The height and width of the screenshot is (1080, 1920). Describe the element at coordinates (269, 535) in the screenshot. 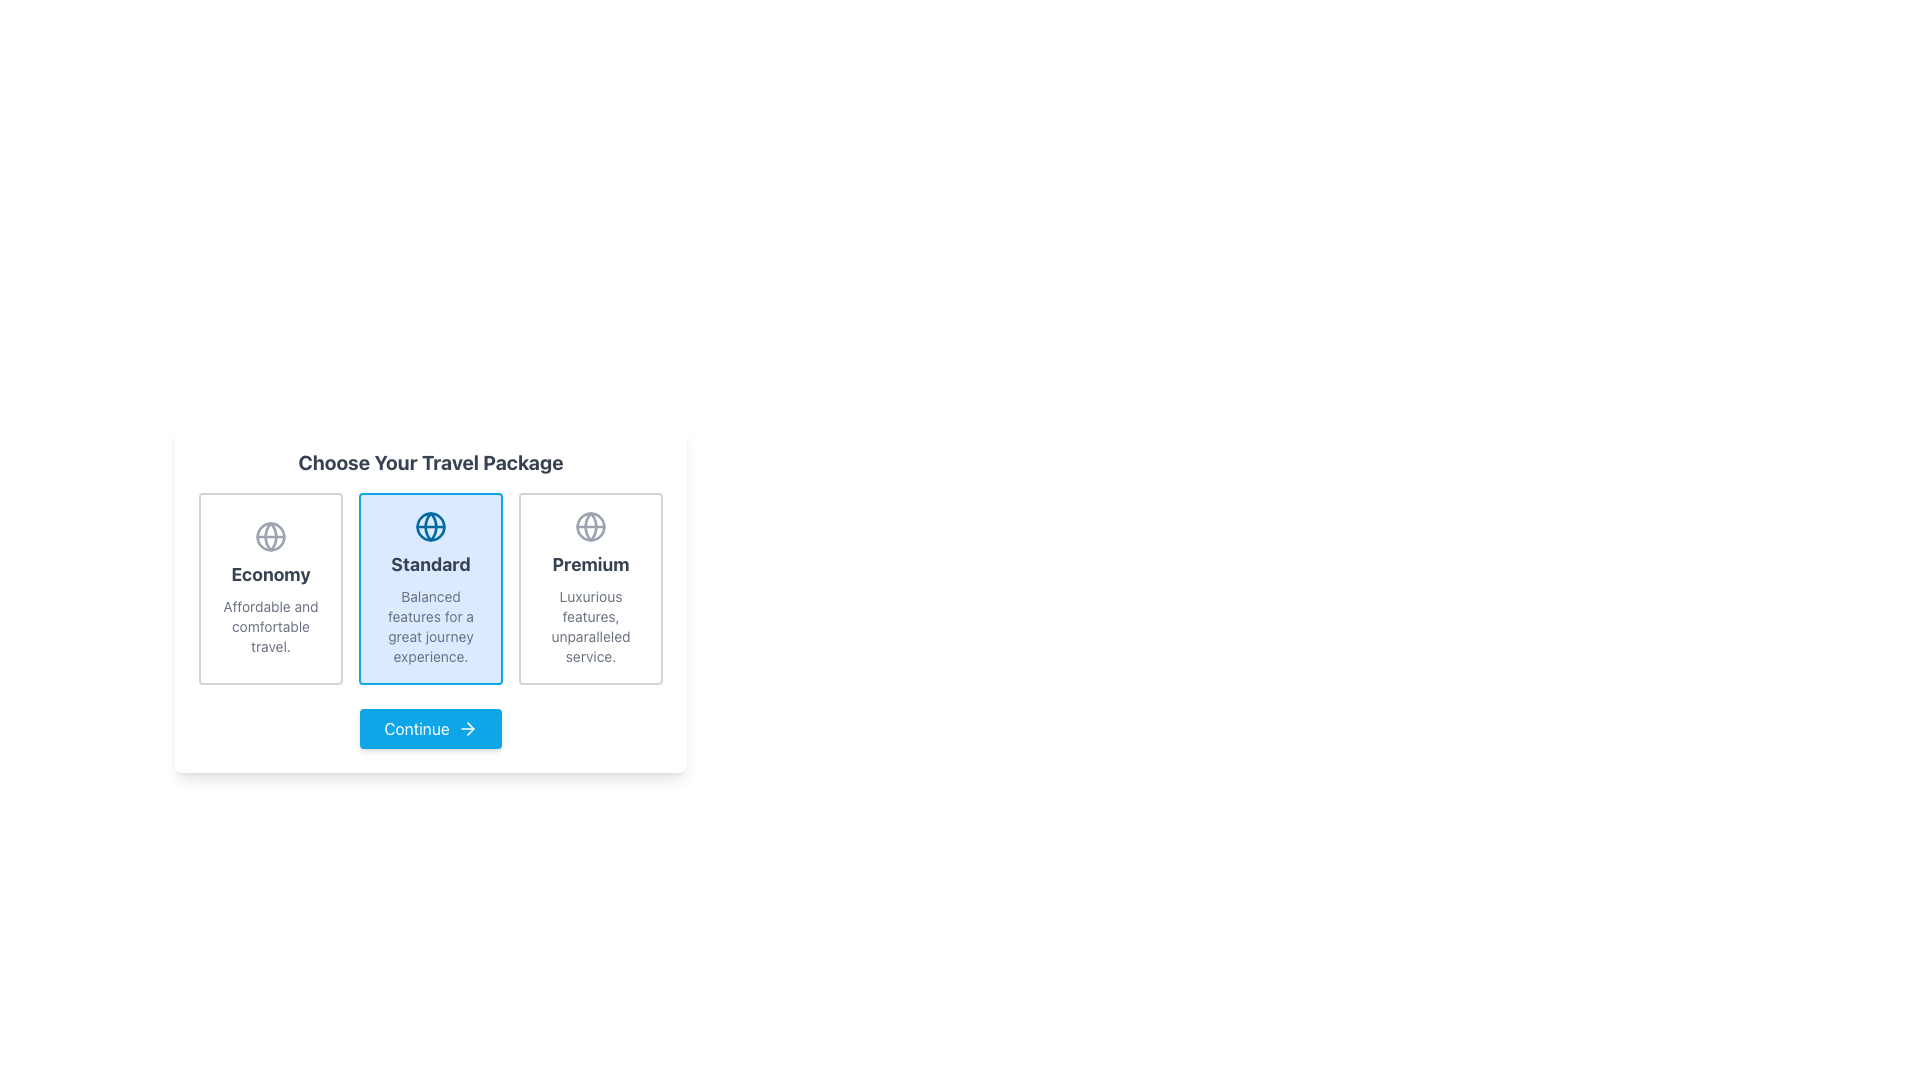

I see `the Decorative SVG icon representing the 'Standard' travel package` at that location.